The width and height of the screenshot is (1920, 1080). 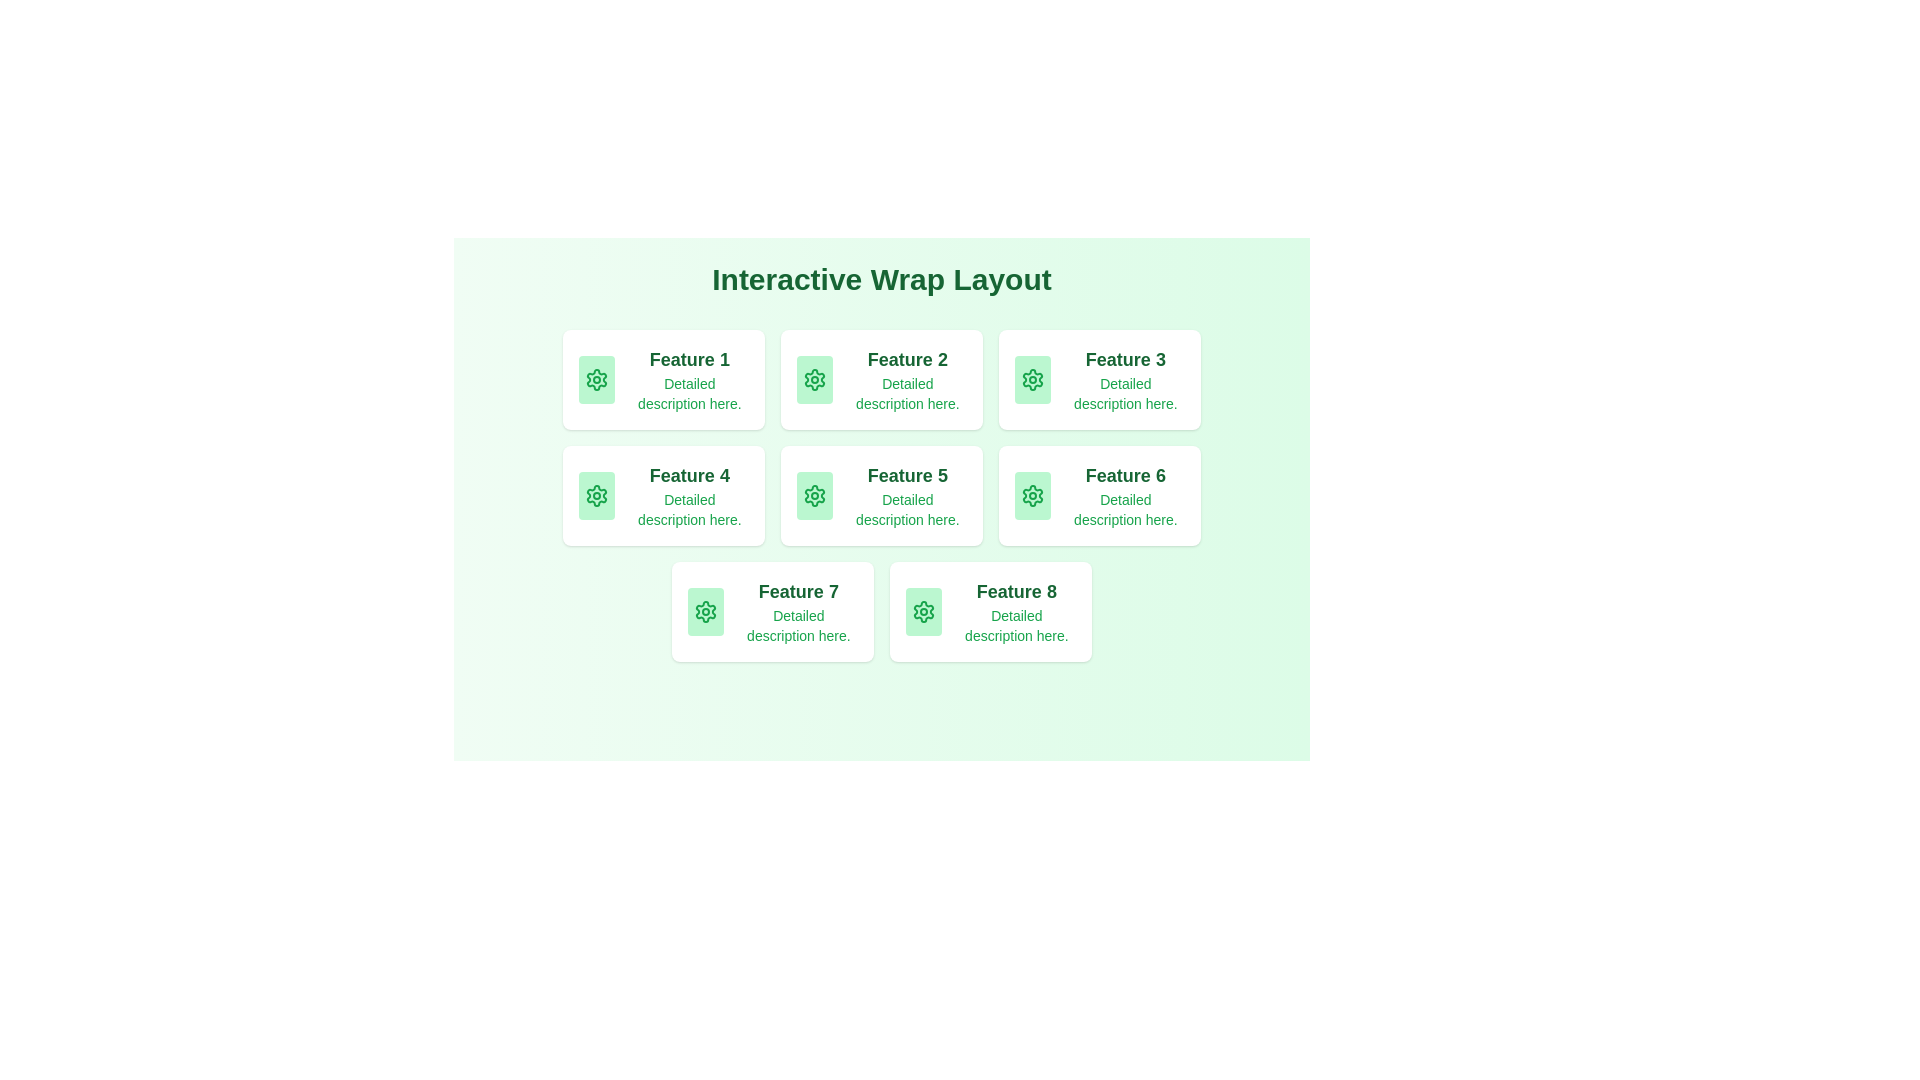 What do you see at coordinates (705, 611) in the screenshot?
I see `the settings icon for 'Feature 7', which is centrally aligned within its green rounded background` at bounding box center [705, 611].